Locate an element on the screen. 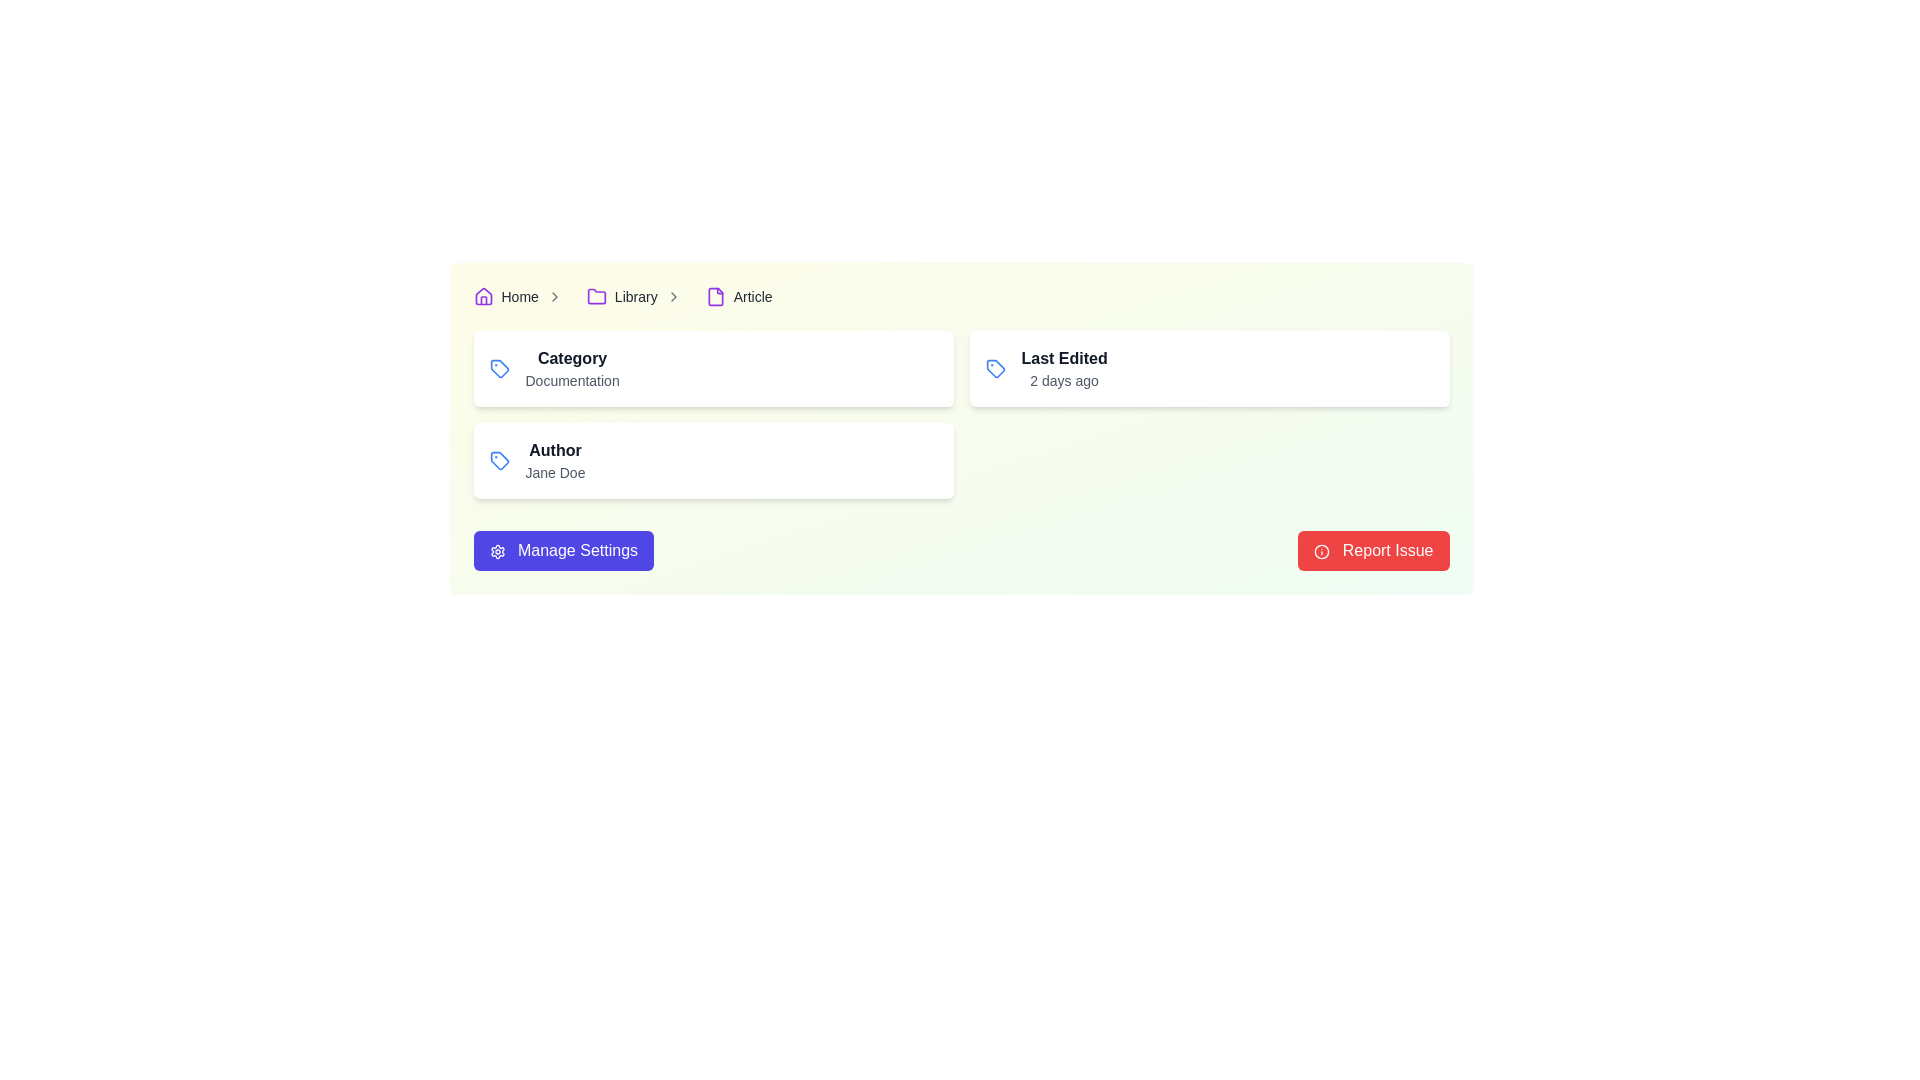 The width and height of the screenshot is (1920, 1080). the static text label that serves as a title for the associated content, located in the upper-left area of the main content section is located at coordinates (571, 357).